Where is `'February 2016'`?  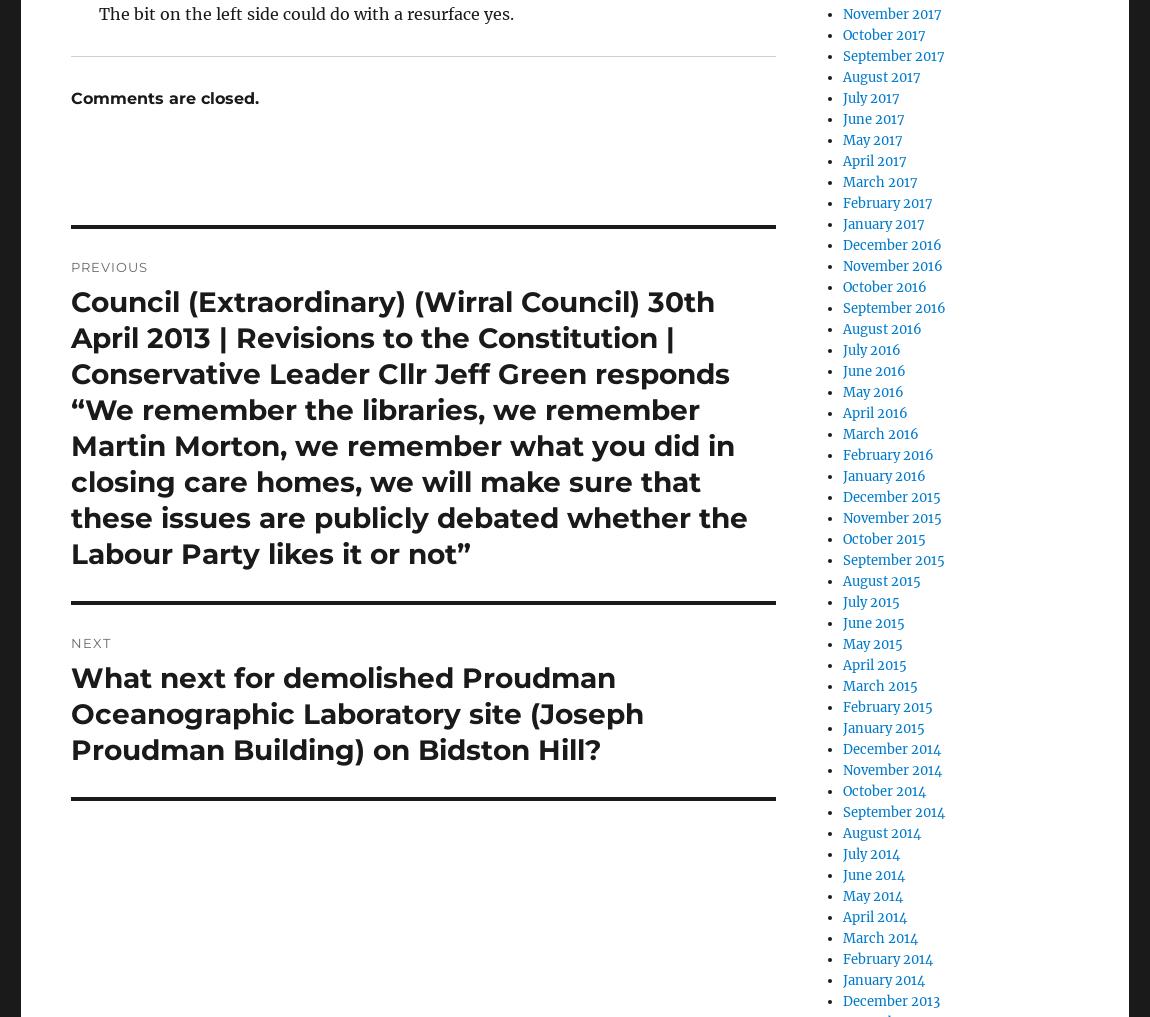 'February 2016' is located at coordinates (888, 454).